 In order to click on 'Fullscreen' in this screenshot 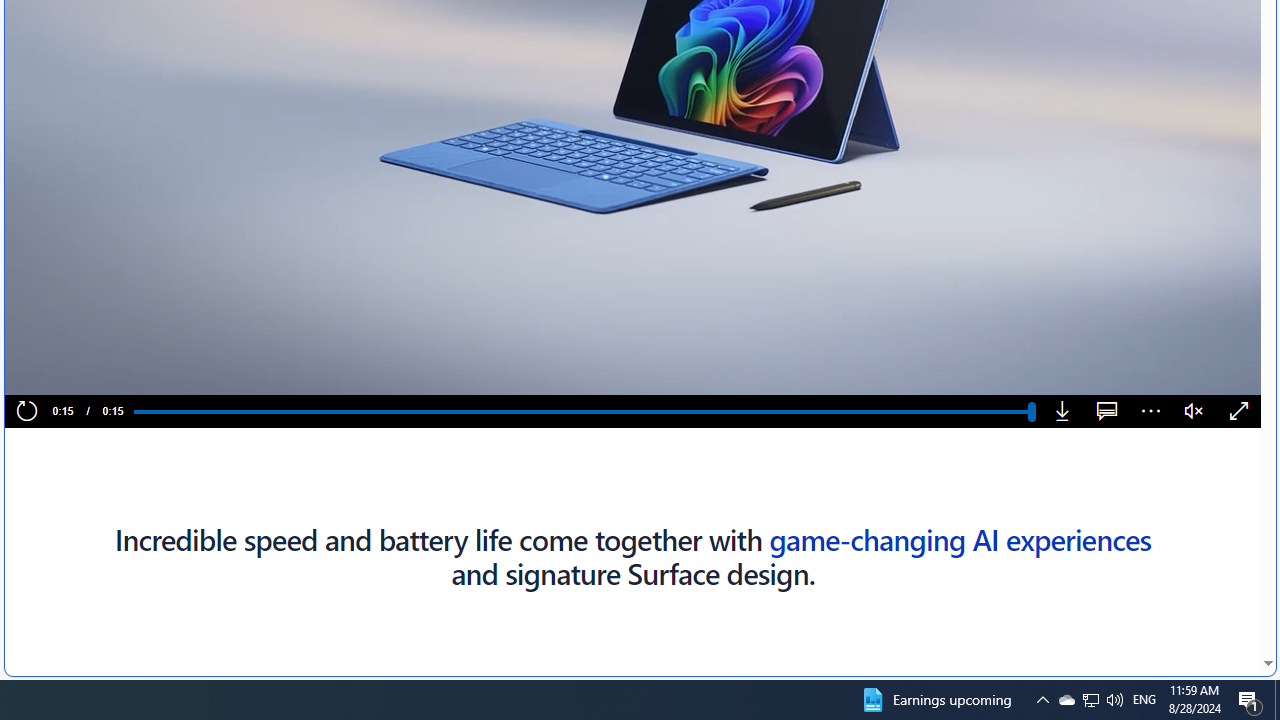, I will do `click(1238, 411)`.